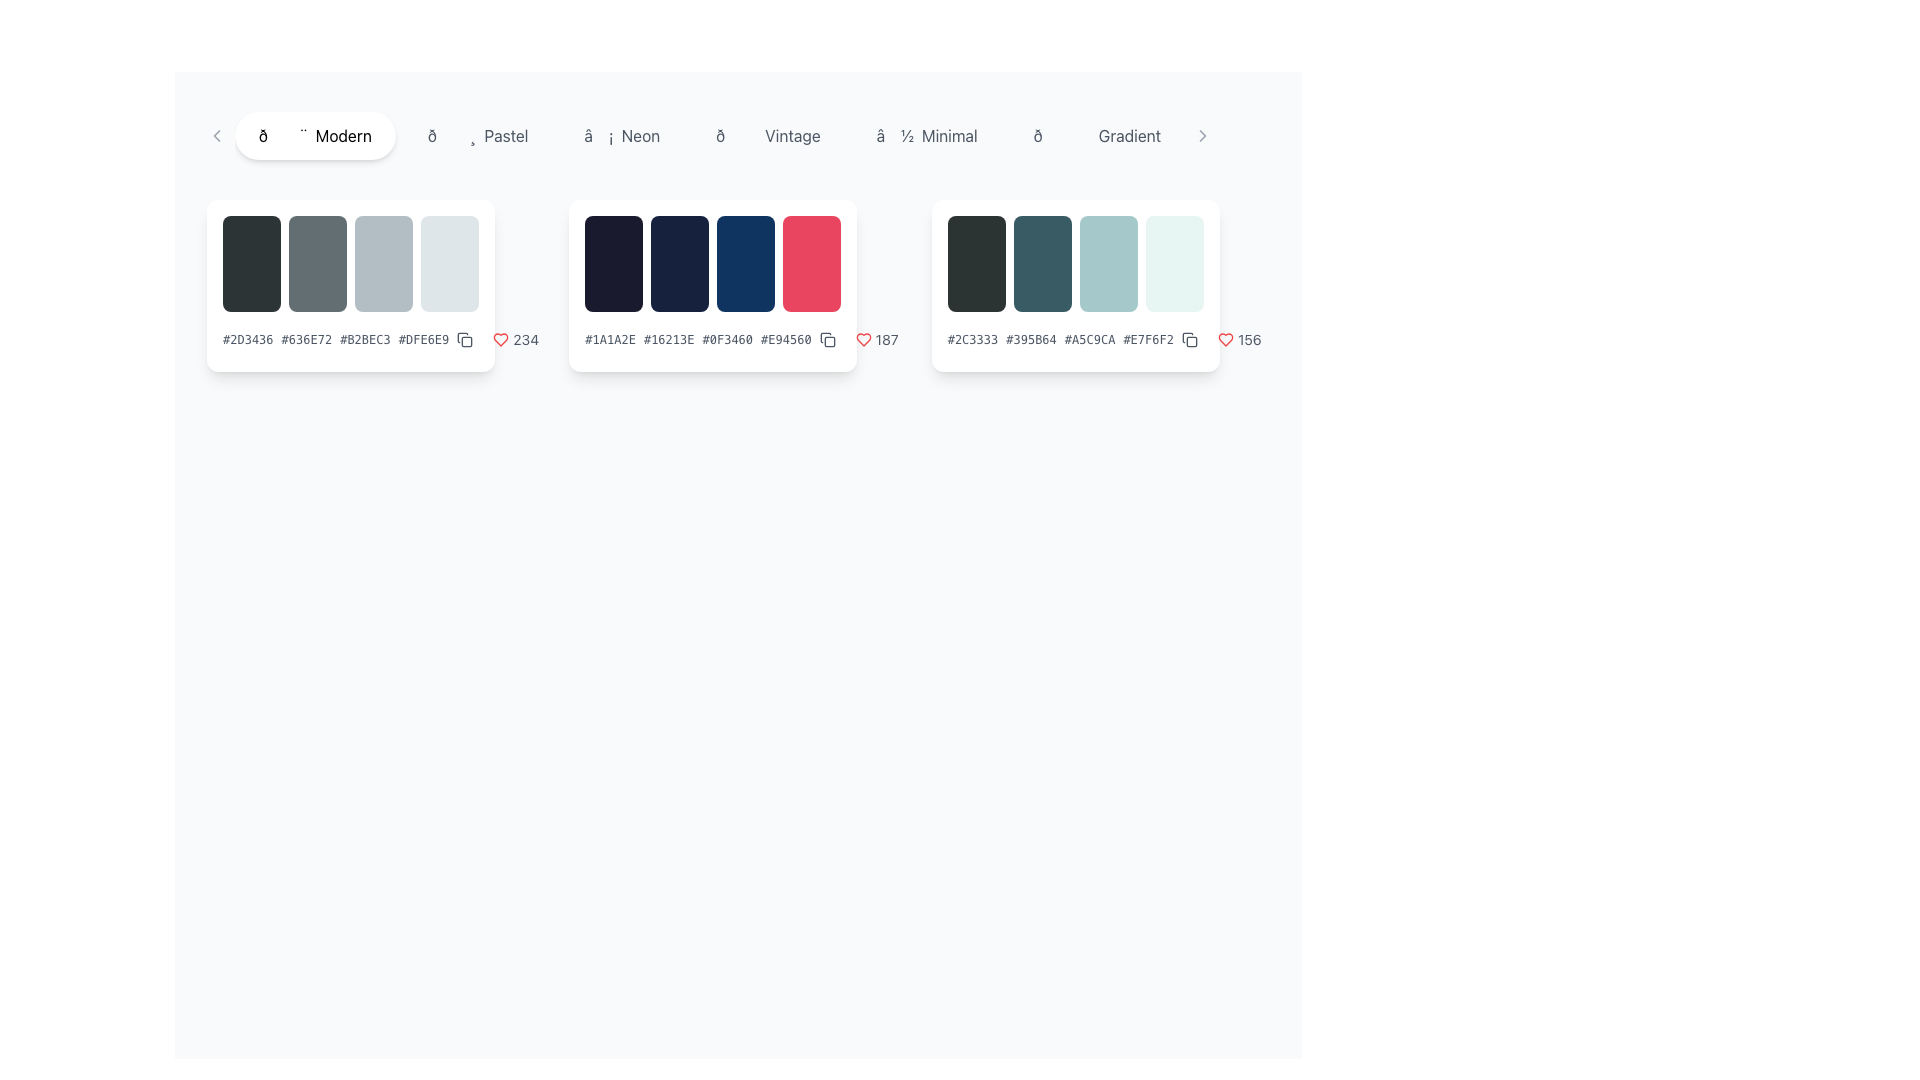 Image resolution: width=1920 pixels, height=1080 pixels. Describe the element at coordinates (1074, 285) in the screenshot. I see `the color palette Card UI component located in the third column of a grid layout, which provides visual and textual information about colors` at that location.